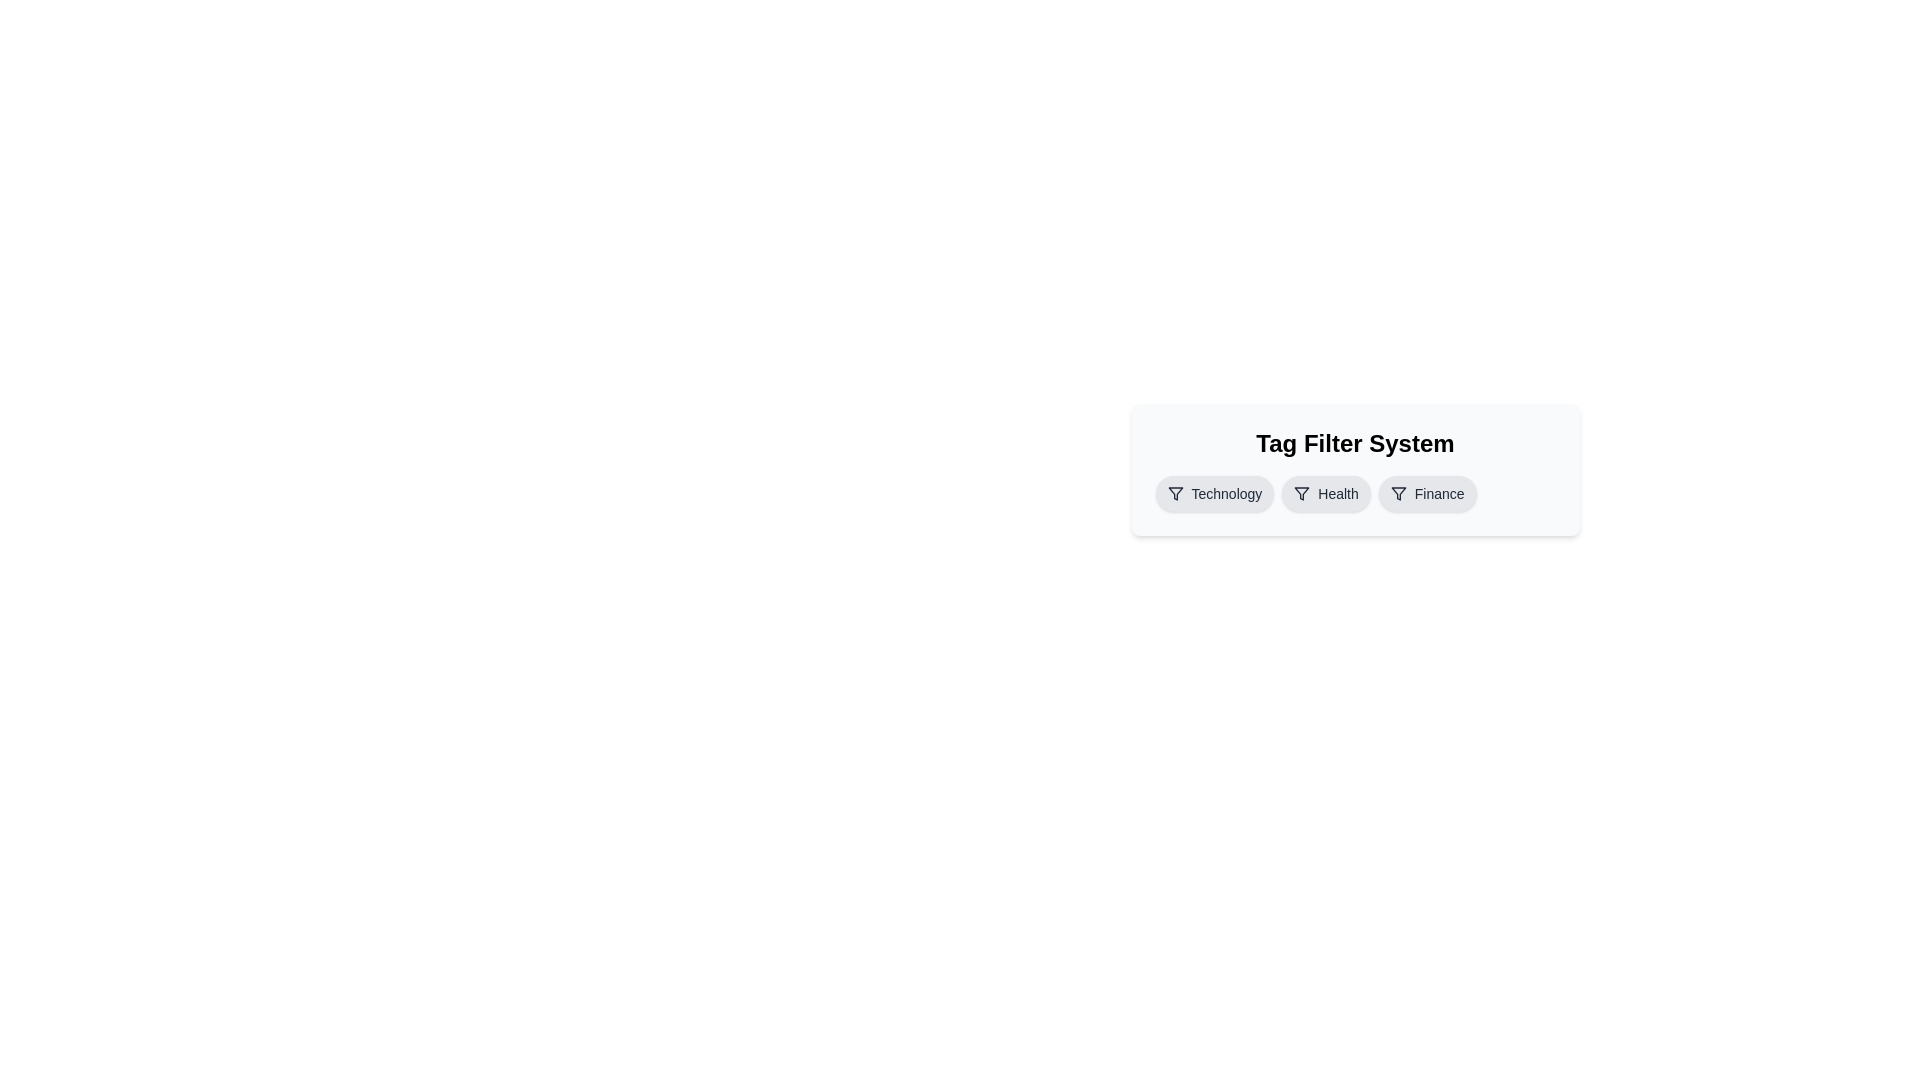 This screenshot has height=1080, width=1920. Describe the element at coordinates (1326, 493) in the screenshot. I see `the tag labeled Health to inspect its label` at that location.